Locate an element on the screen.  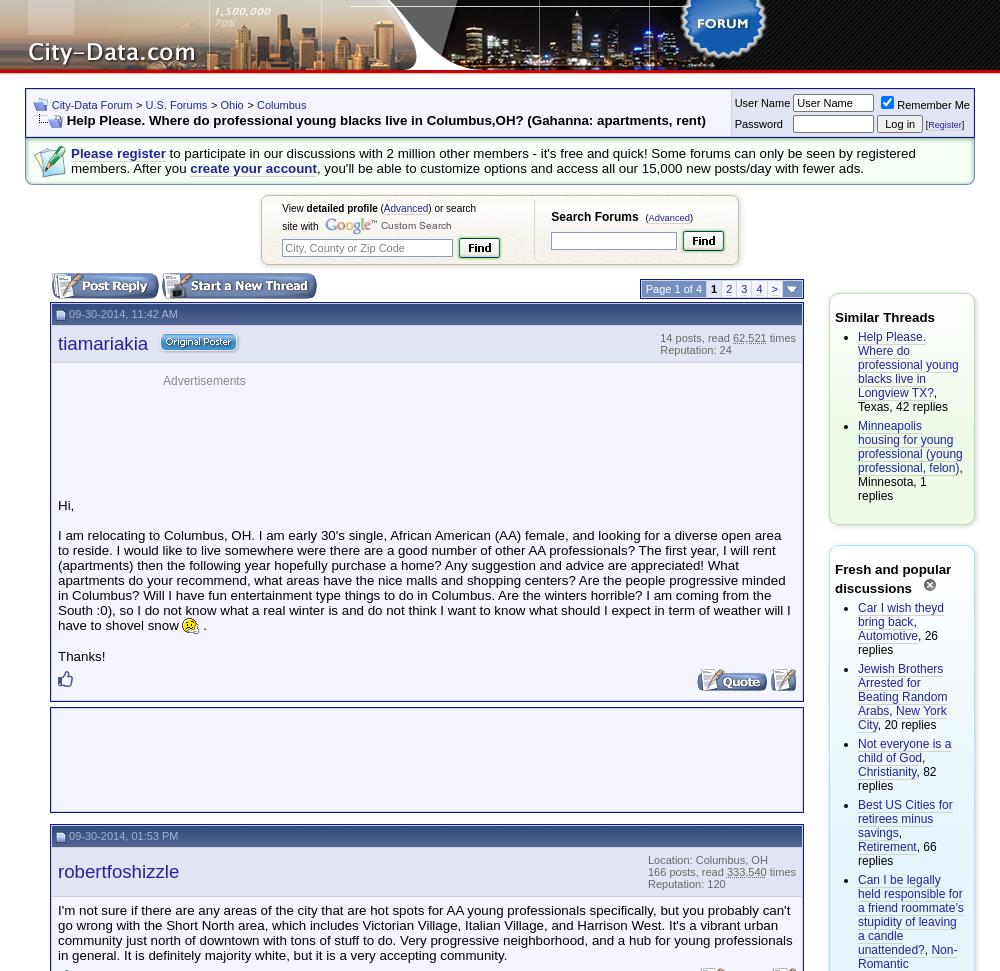
'Search Forums' is located at coordinates (593, 217).